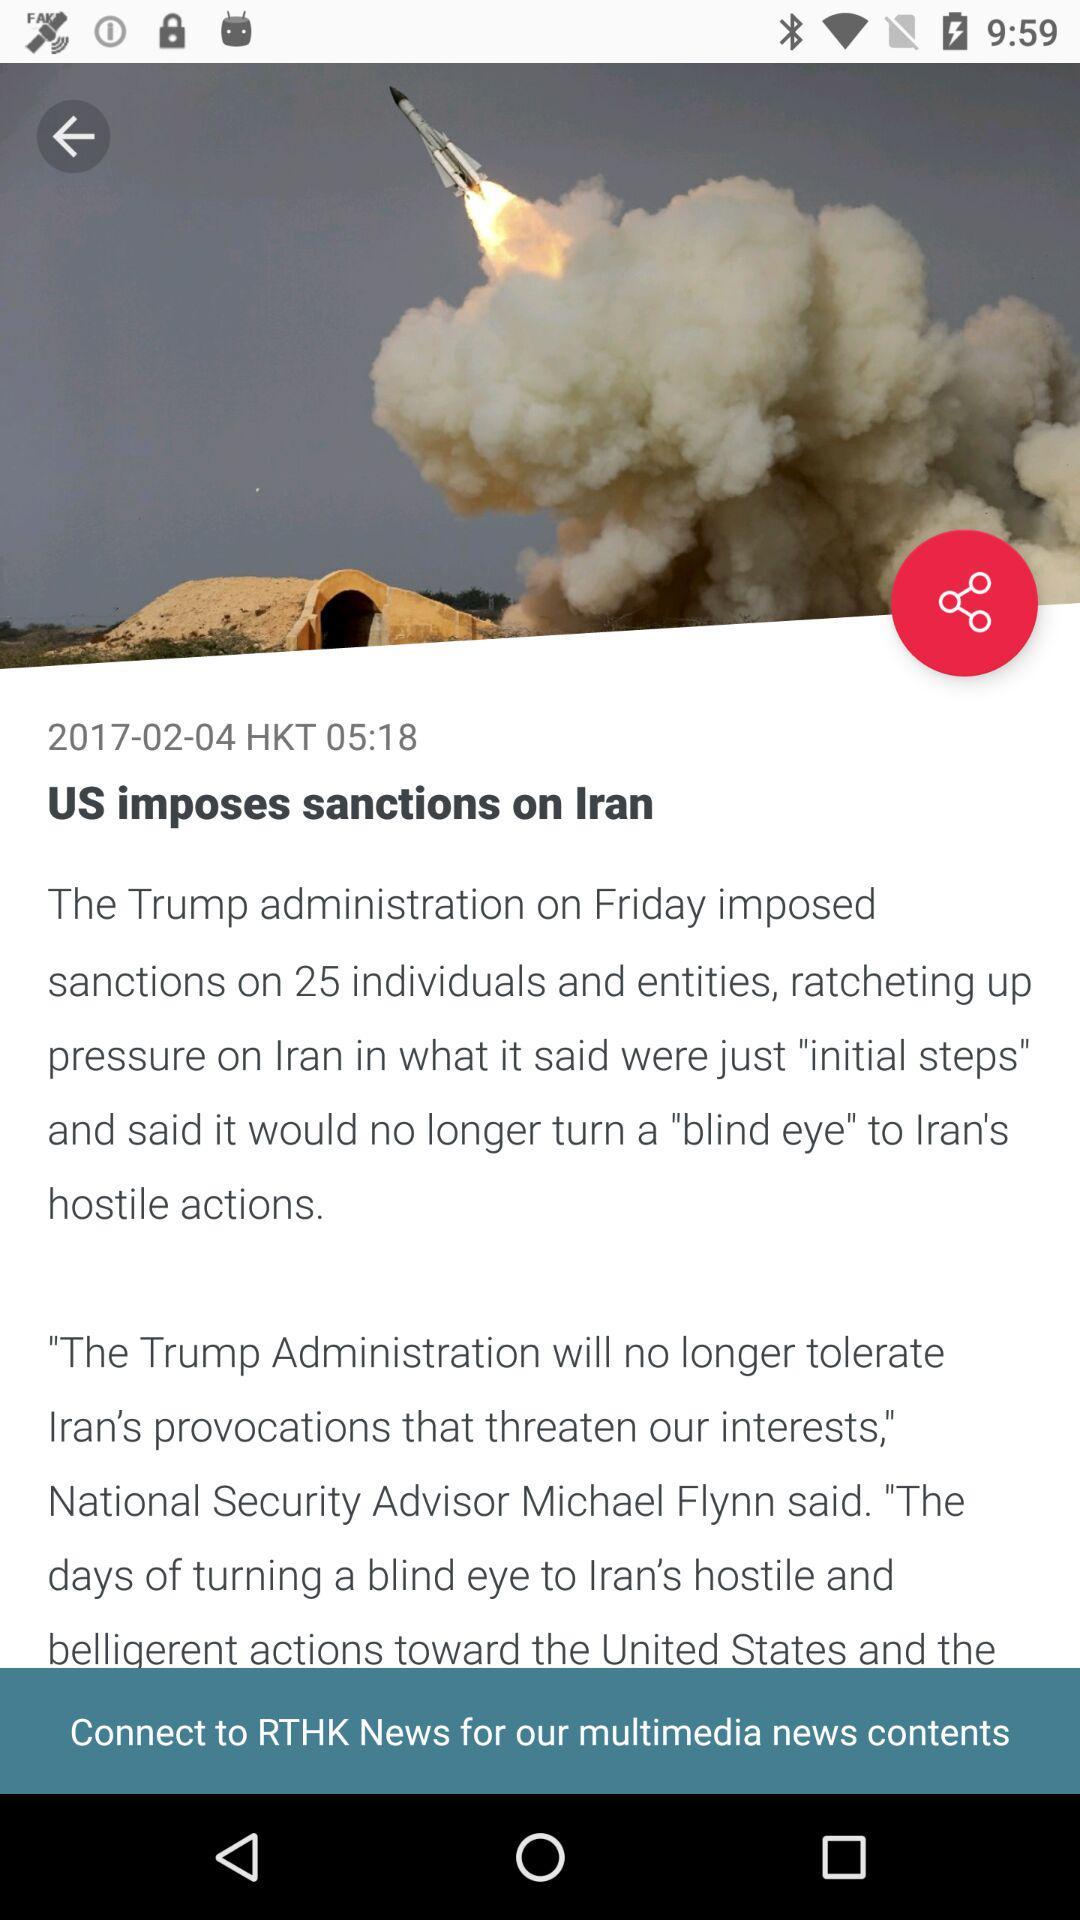  Describe the element at coordinates (72, 135) in the screenshot. I see `app to the left of the news` at that location.